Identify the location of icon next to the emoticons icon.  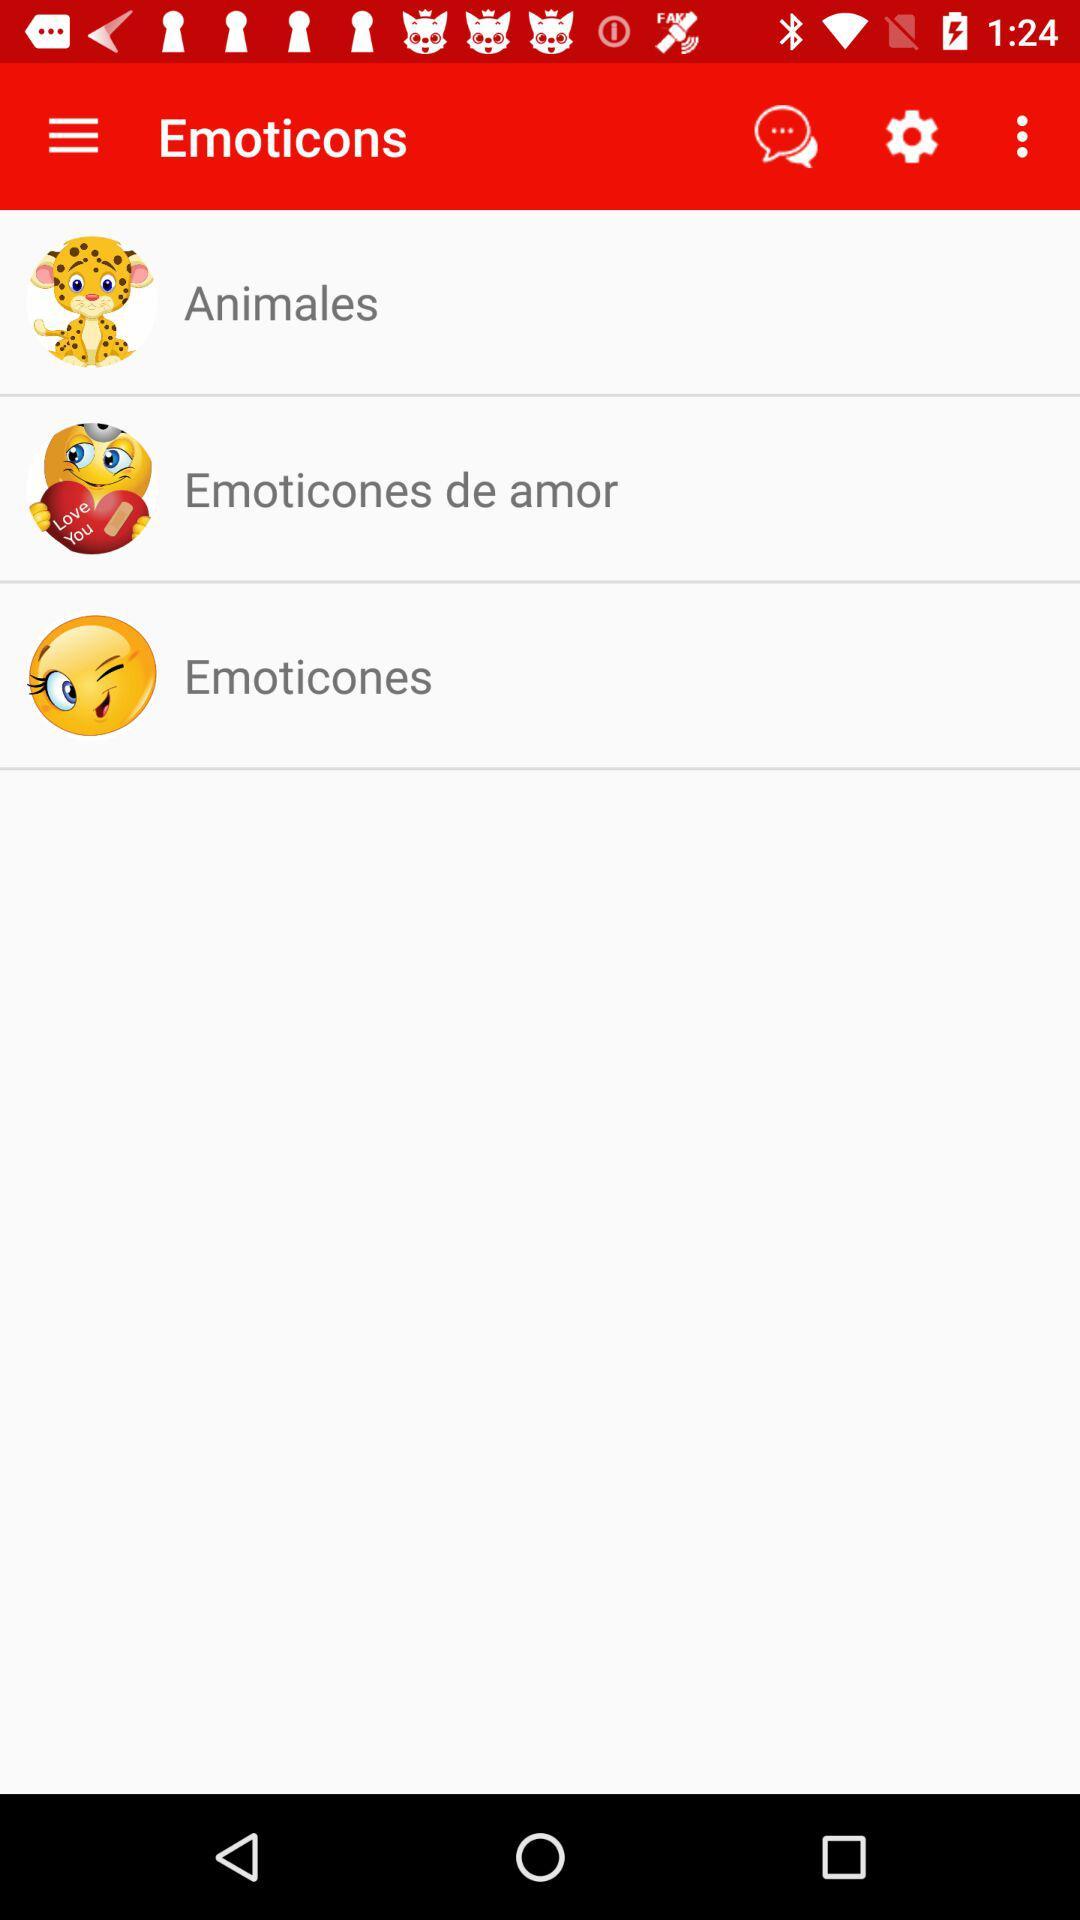
(72, 135).